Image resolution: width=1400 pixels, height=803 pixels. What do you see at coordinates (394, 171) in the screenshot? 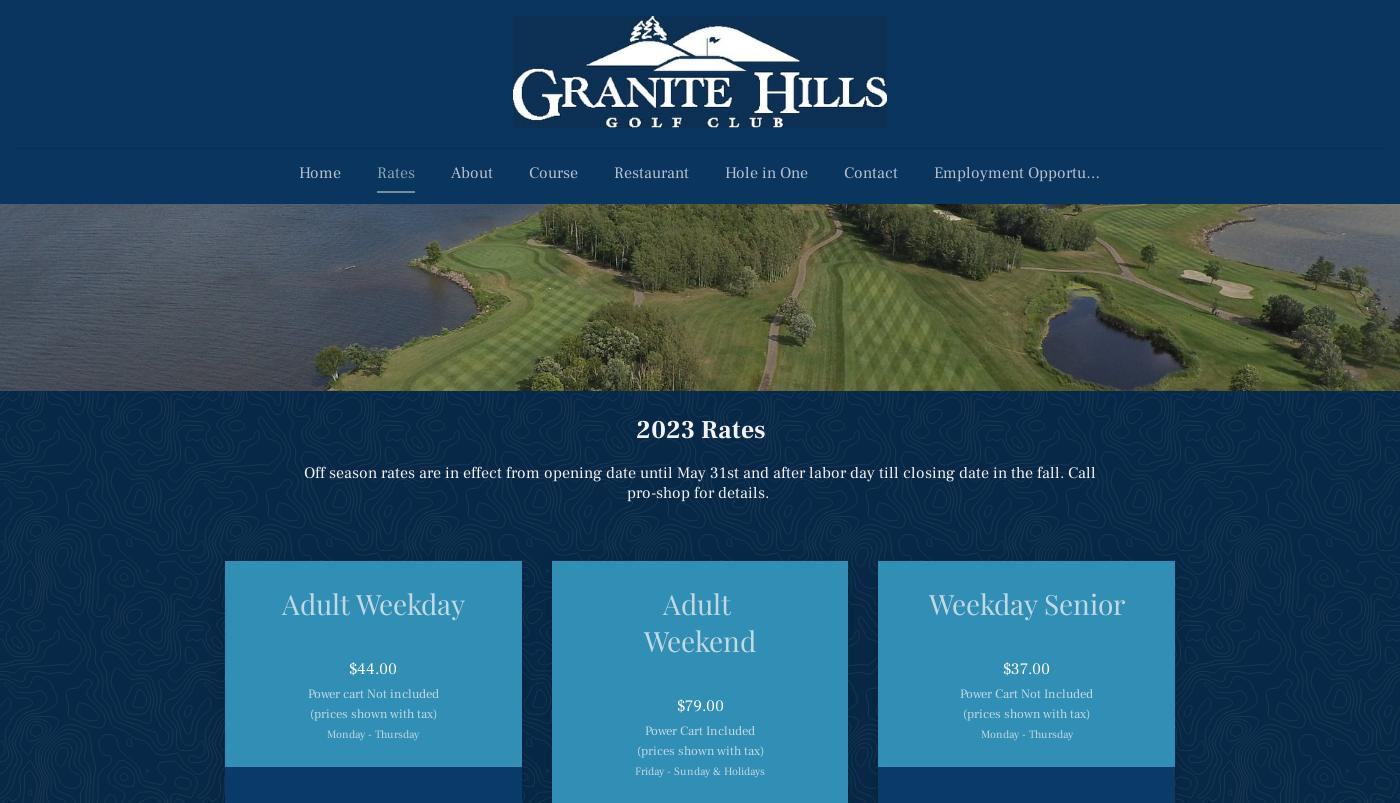
I see `'Rates'` at bounding box center [394, 171].